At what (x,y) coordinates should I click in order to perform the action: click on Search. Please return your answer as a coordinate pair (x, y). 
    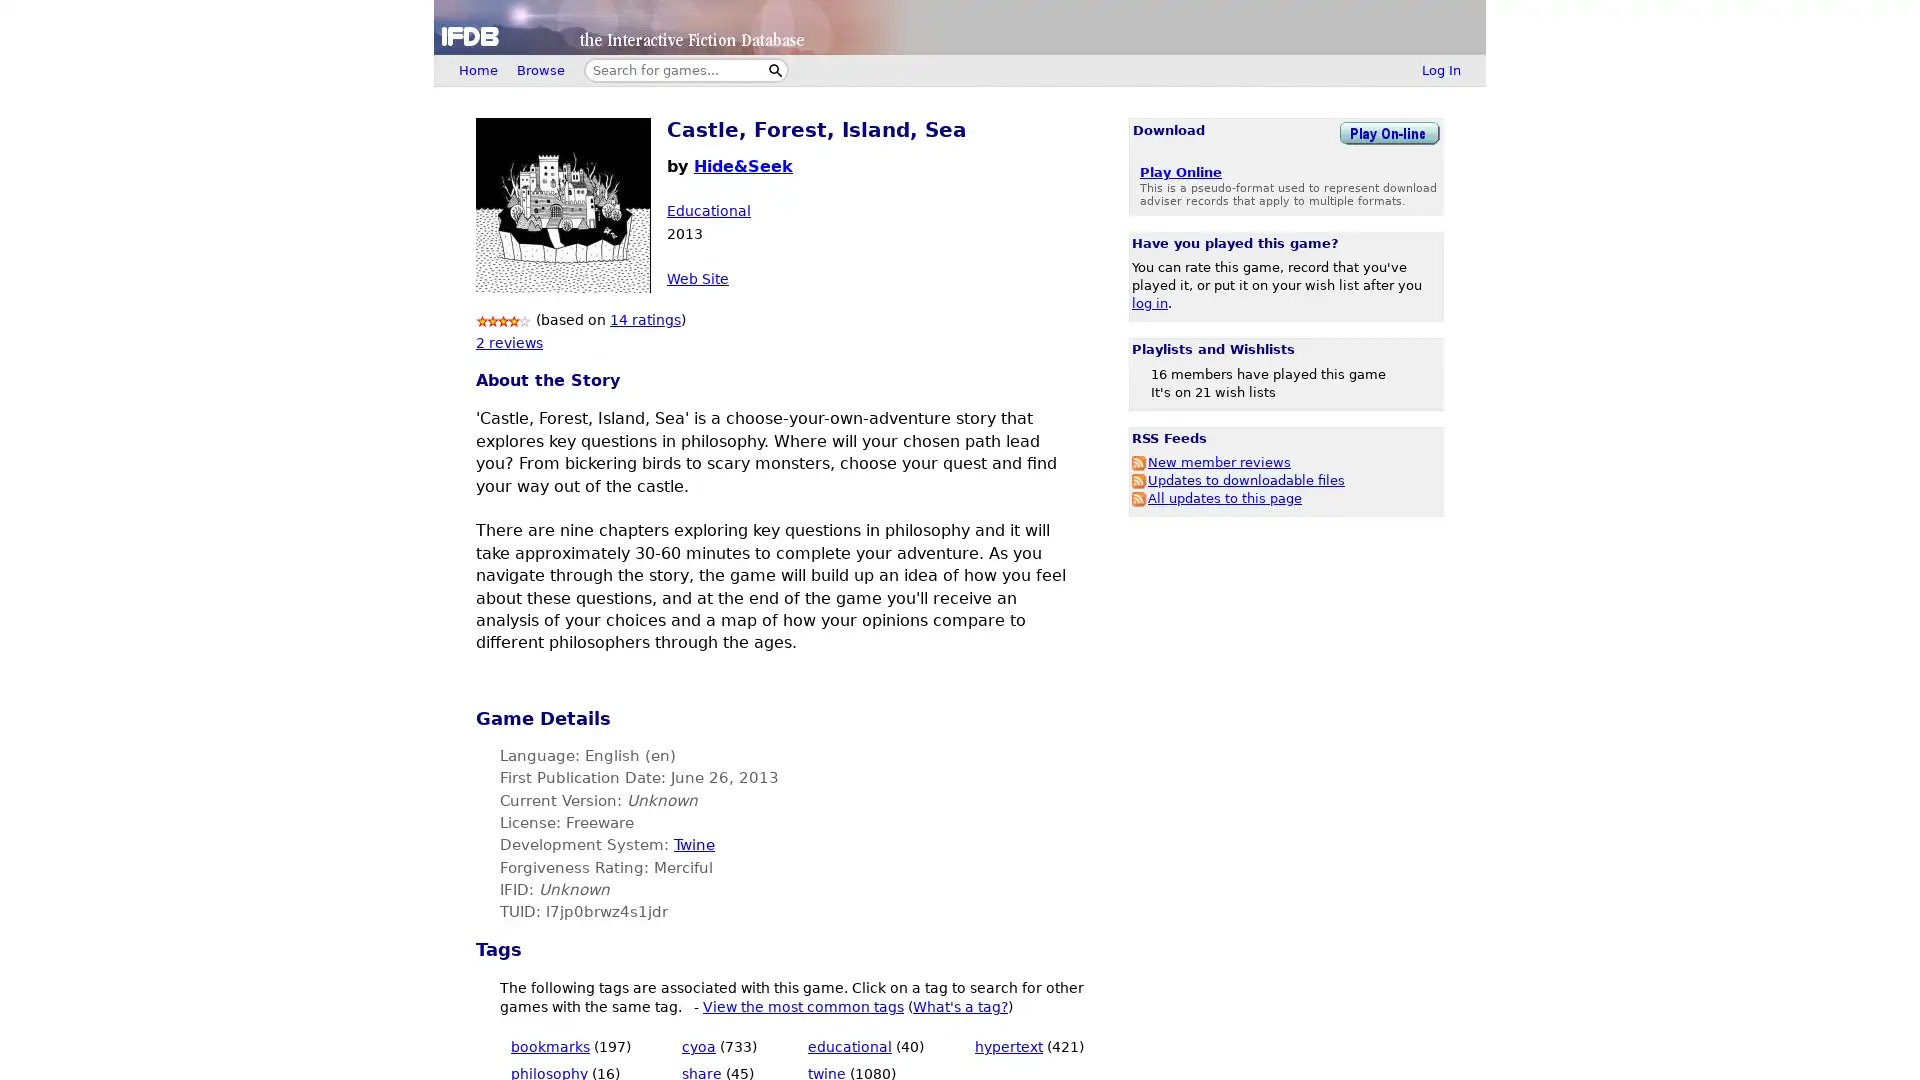
    Looking at the image, I should click on (774, 68).